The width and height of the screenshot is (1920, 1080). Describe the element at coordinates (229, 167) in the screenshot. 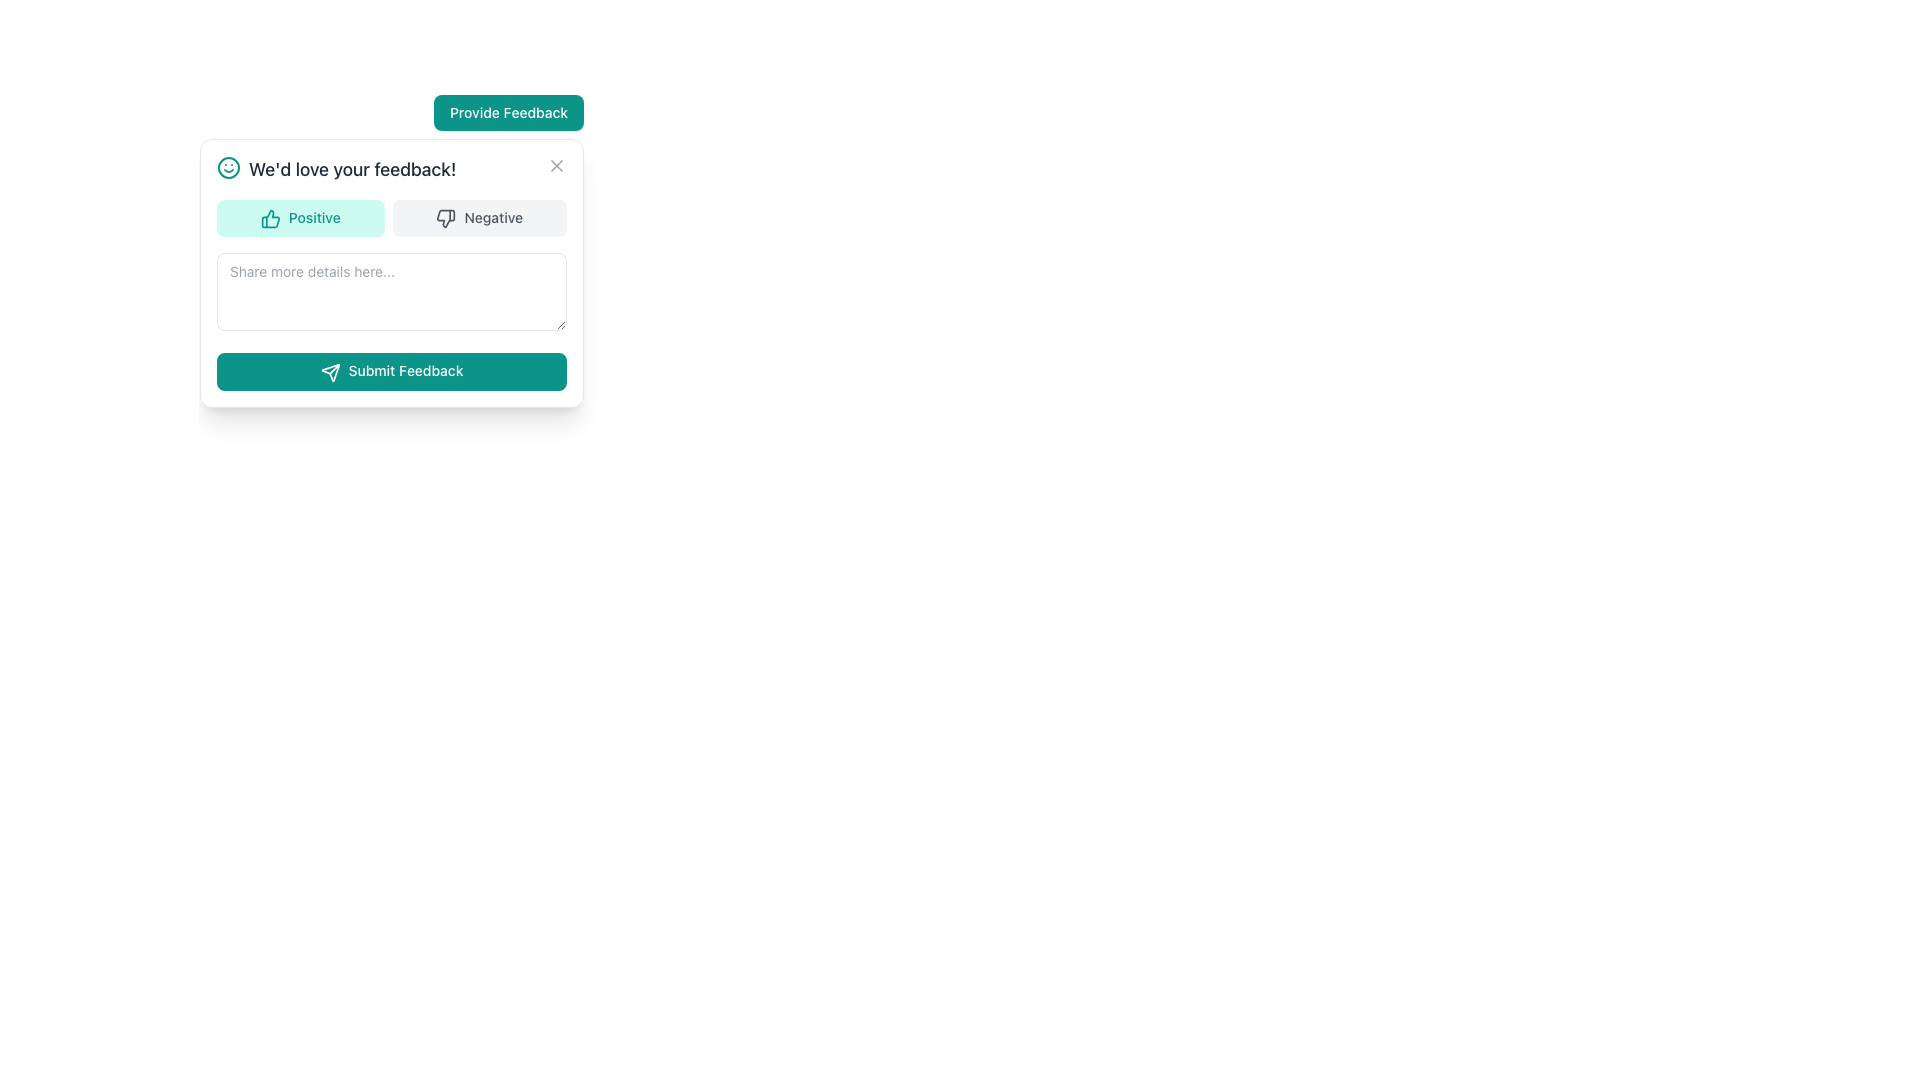

I see `the teal-colored smiley face icon with a circular outline, located next to the feedback message titled "We'd love your feedback!"` at that location.